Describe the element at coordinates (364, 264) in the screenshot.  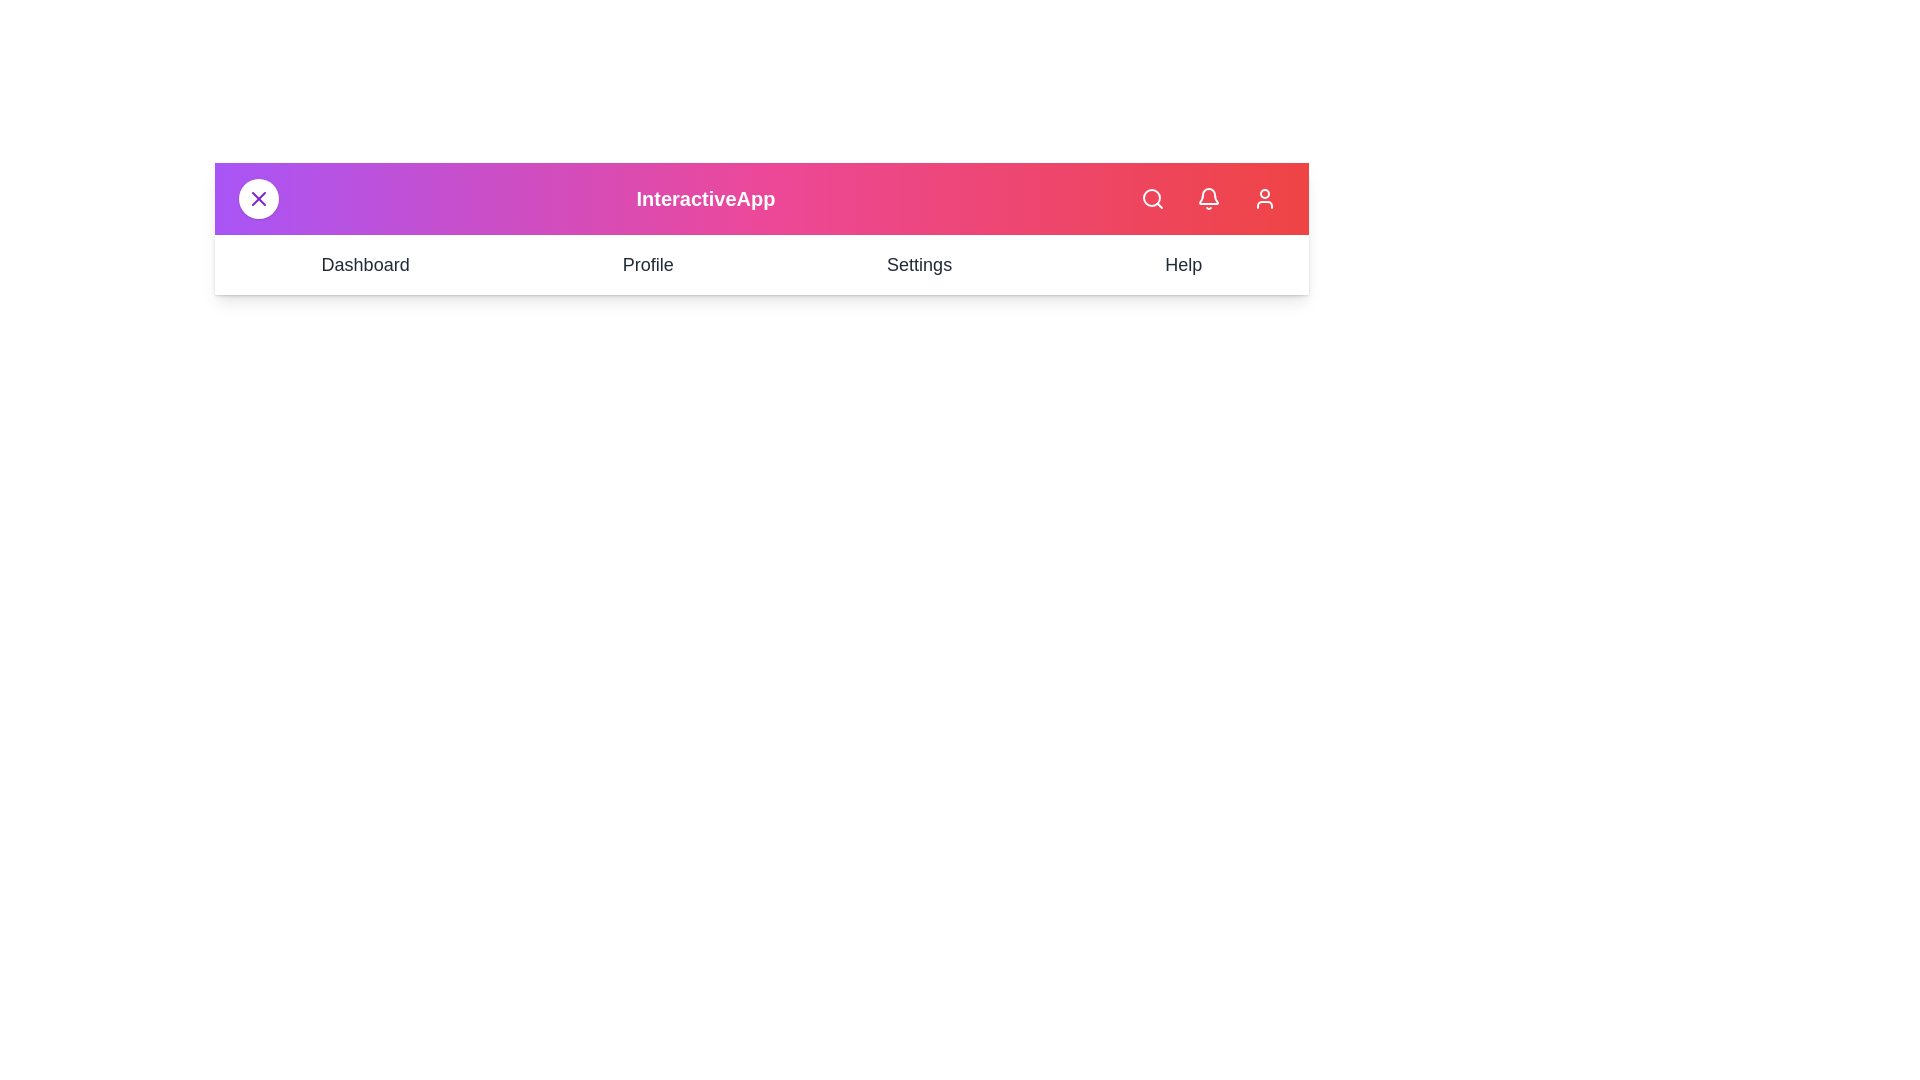
I see `the Dashboard navigation item` at that location.